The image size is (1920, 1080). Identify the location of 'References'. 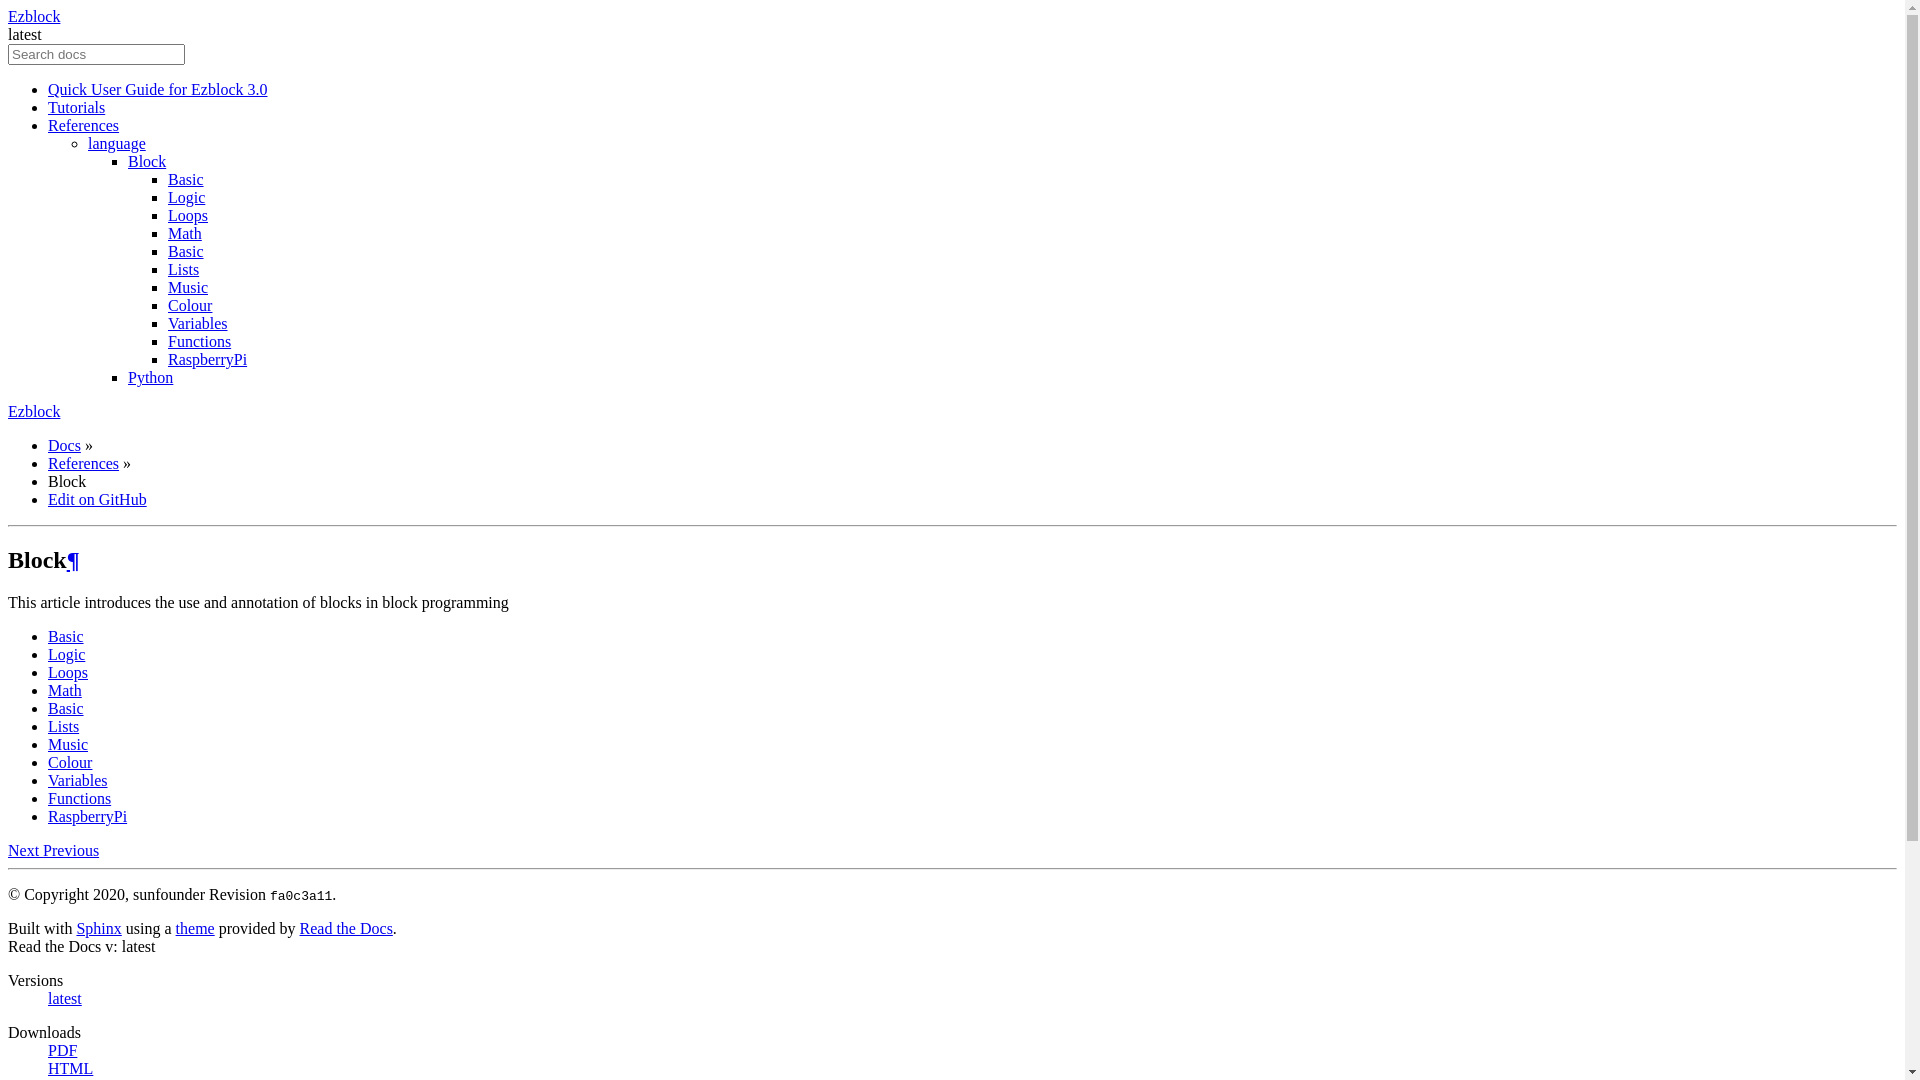
(82, 463).